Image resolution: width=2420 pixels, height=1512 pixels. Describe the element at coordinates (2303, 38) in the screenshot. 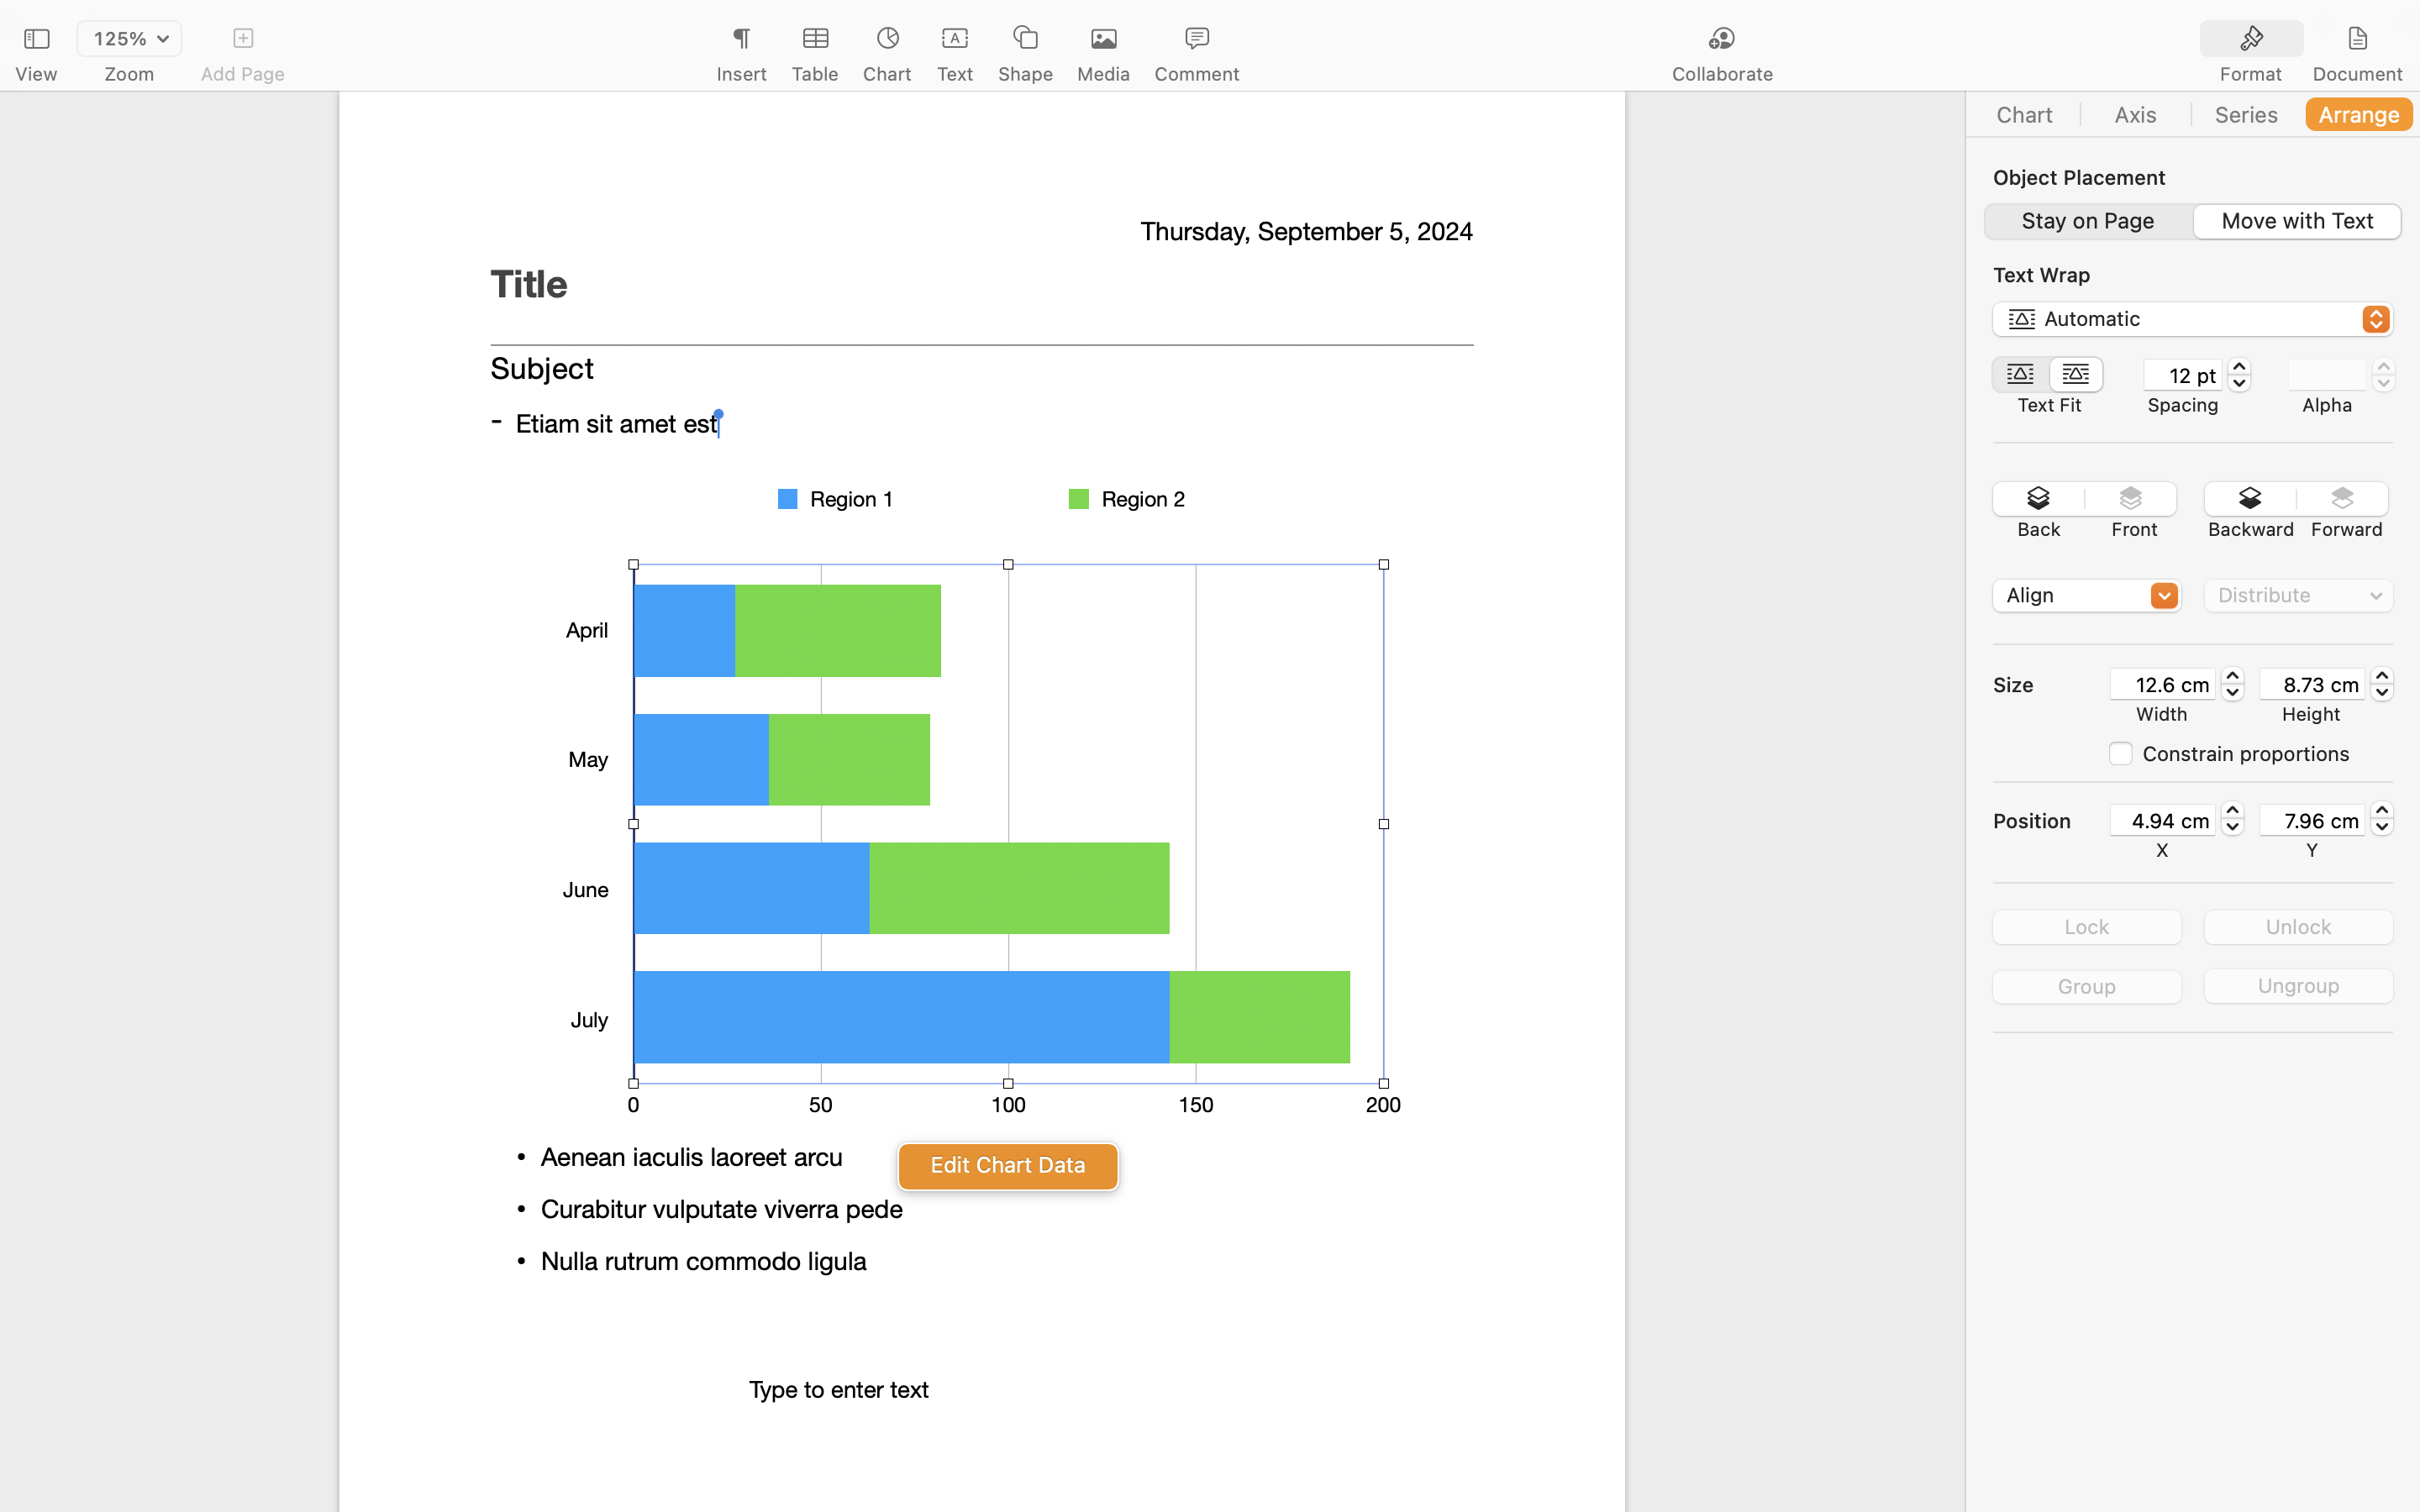

I see `'<AXUIElement 0x178665520> {pid=1482}'` at that location.